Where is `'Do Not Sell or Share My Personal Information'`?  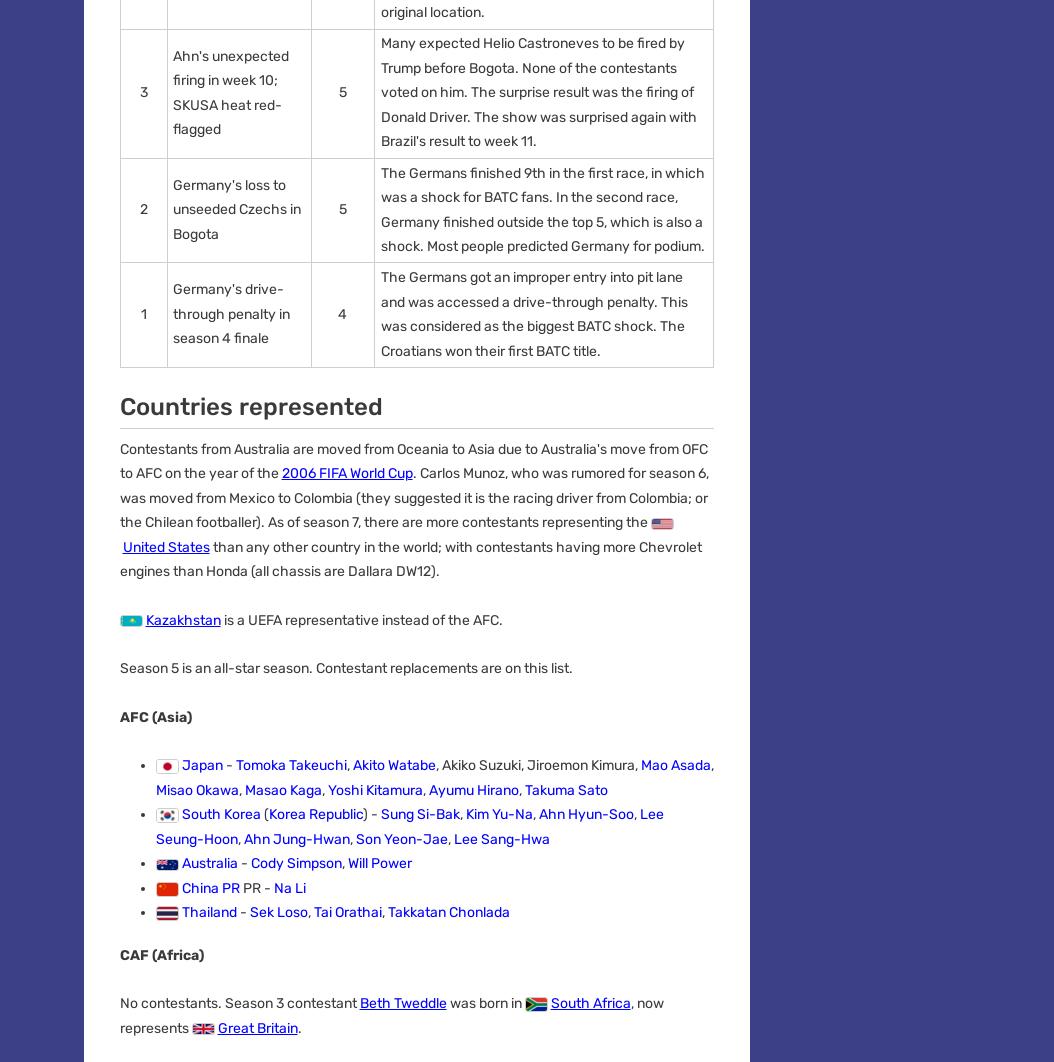 'Do Not Sell or Share My Personal Information' is located at coordinates (574, 845).